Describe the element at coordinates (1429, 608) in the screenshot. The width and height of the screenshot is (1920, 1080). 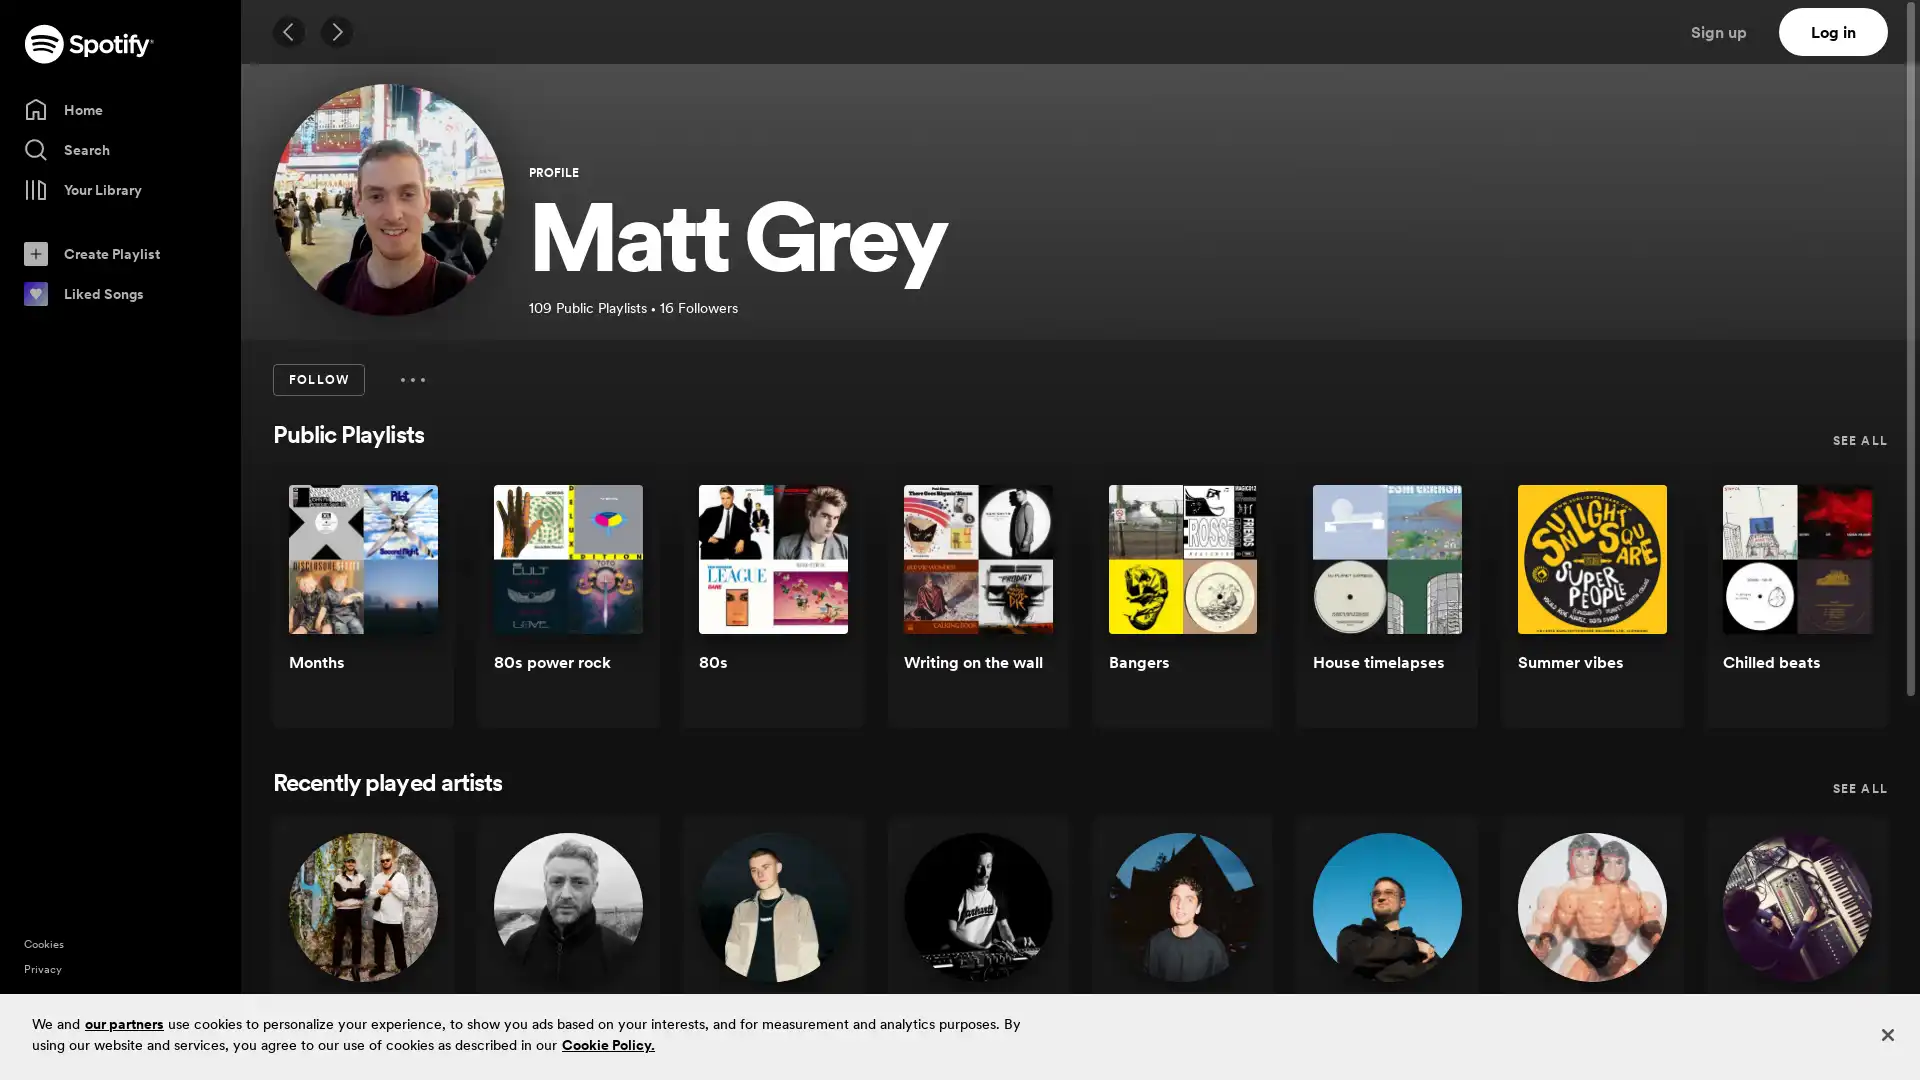
I see `Play House timelapses` at that location.